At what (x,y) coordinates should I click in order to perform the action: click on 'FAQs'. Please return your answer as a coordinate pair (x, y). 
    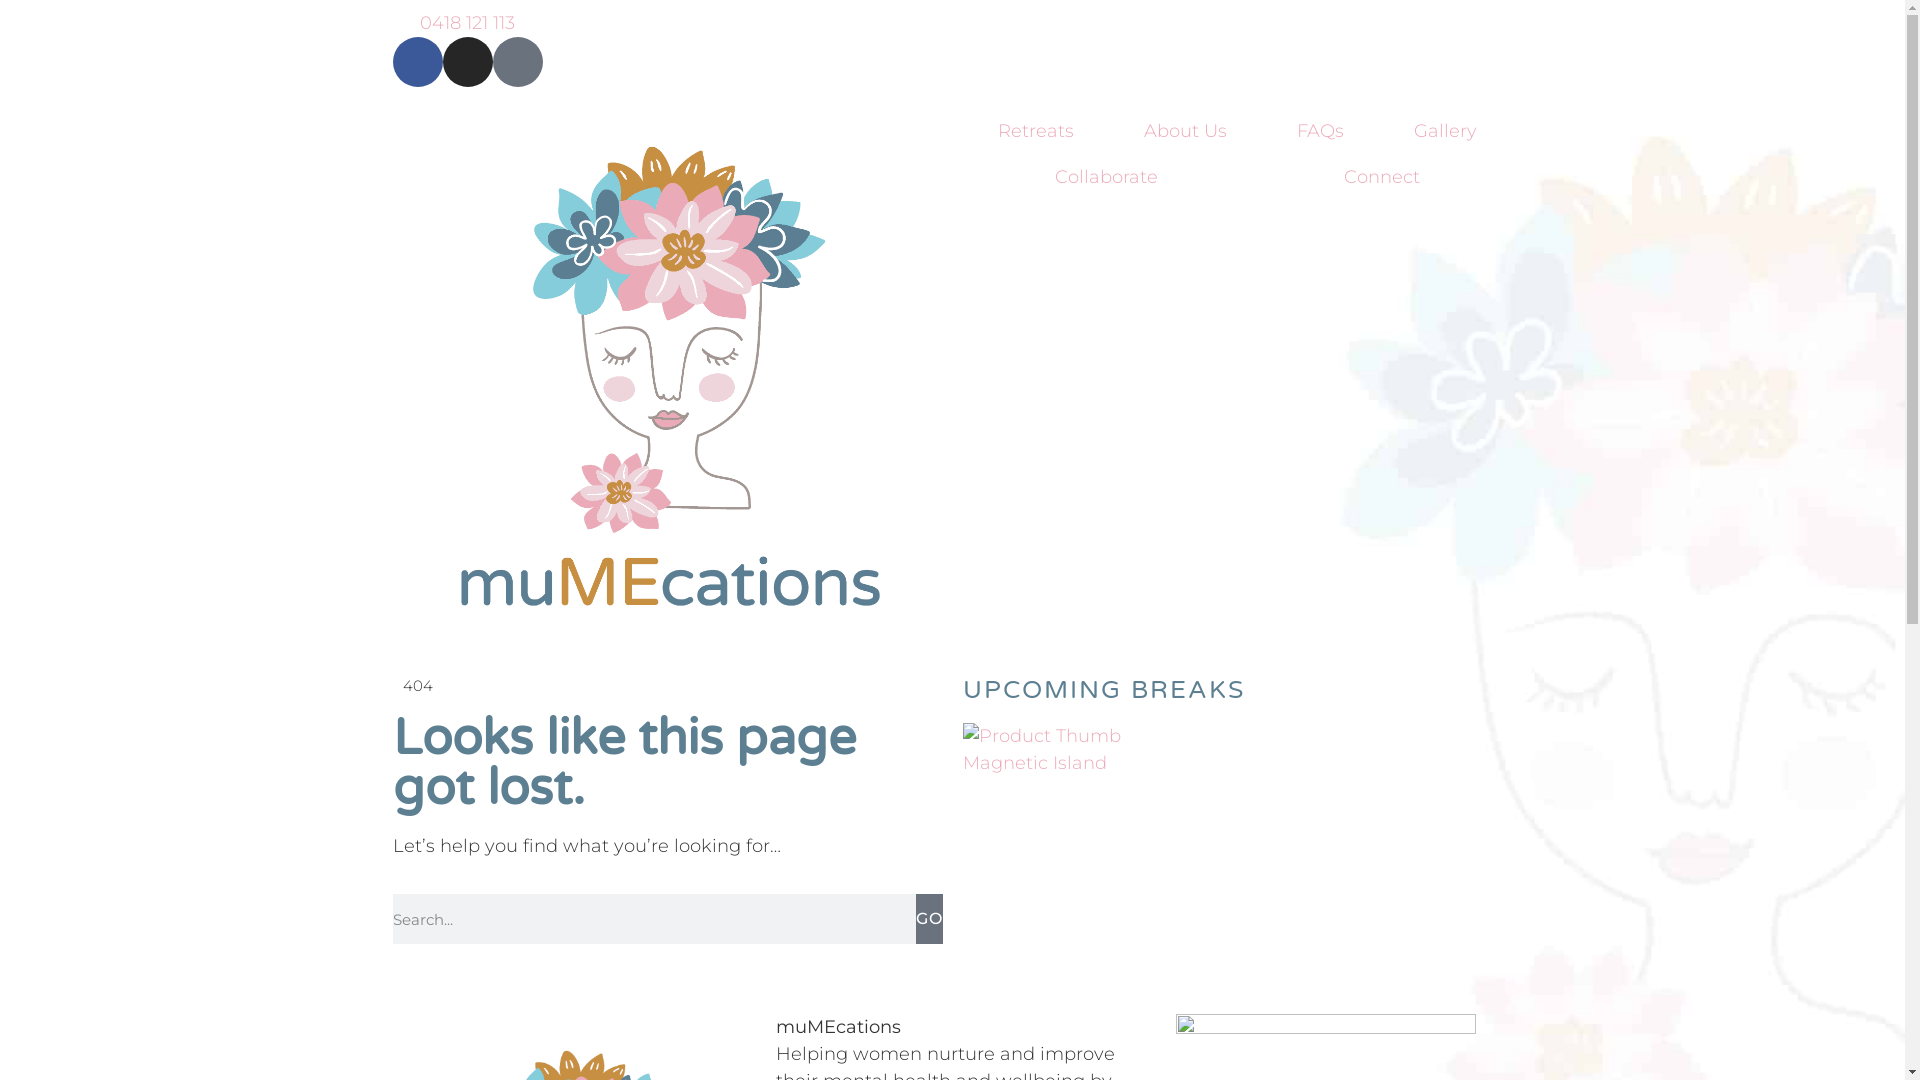
    Looking at the image, I should click on (1261, 131).